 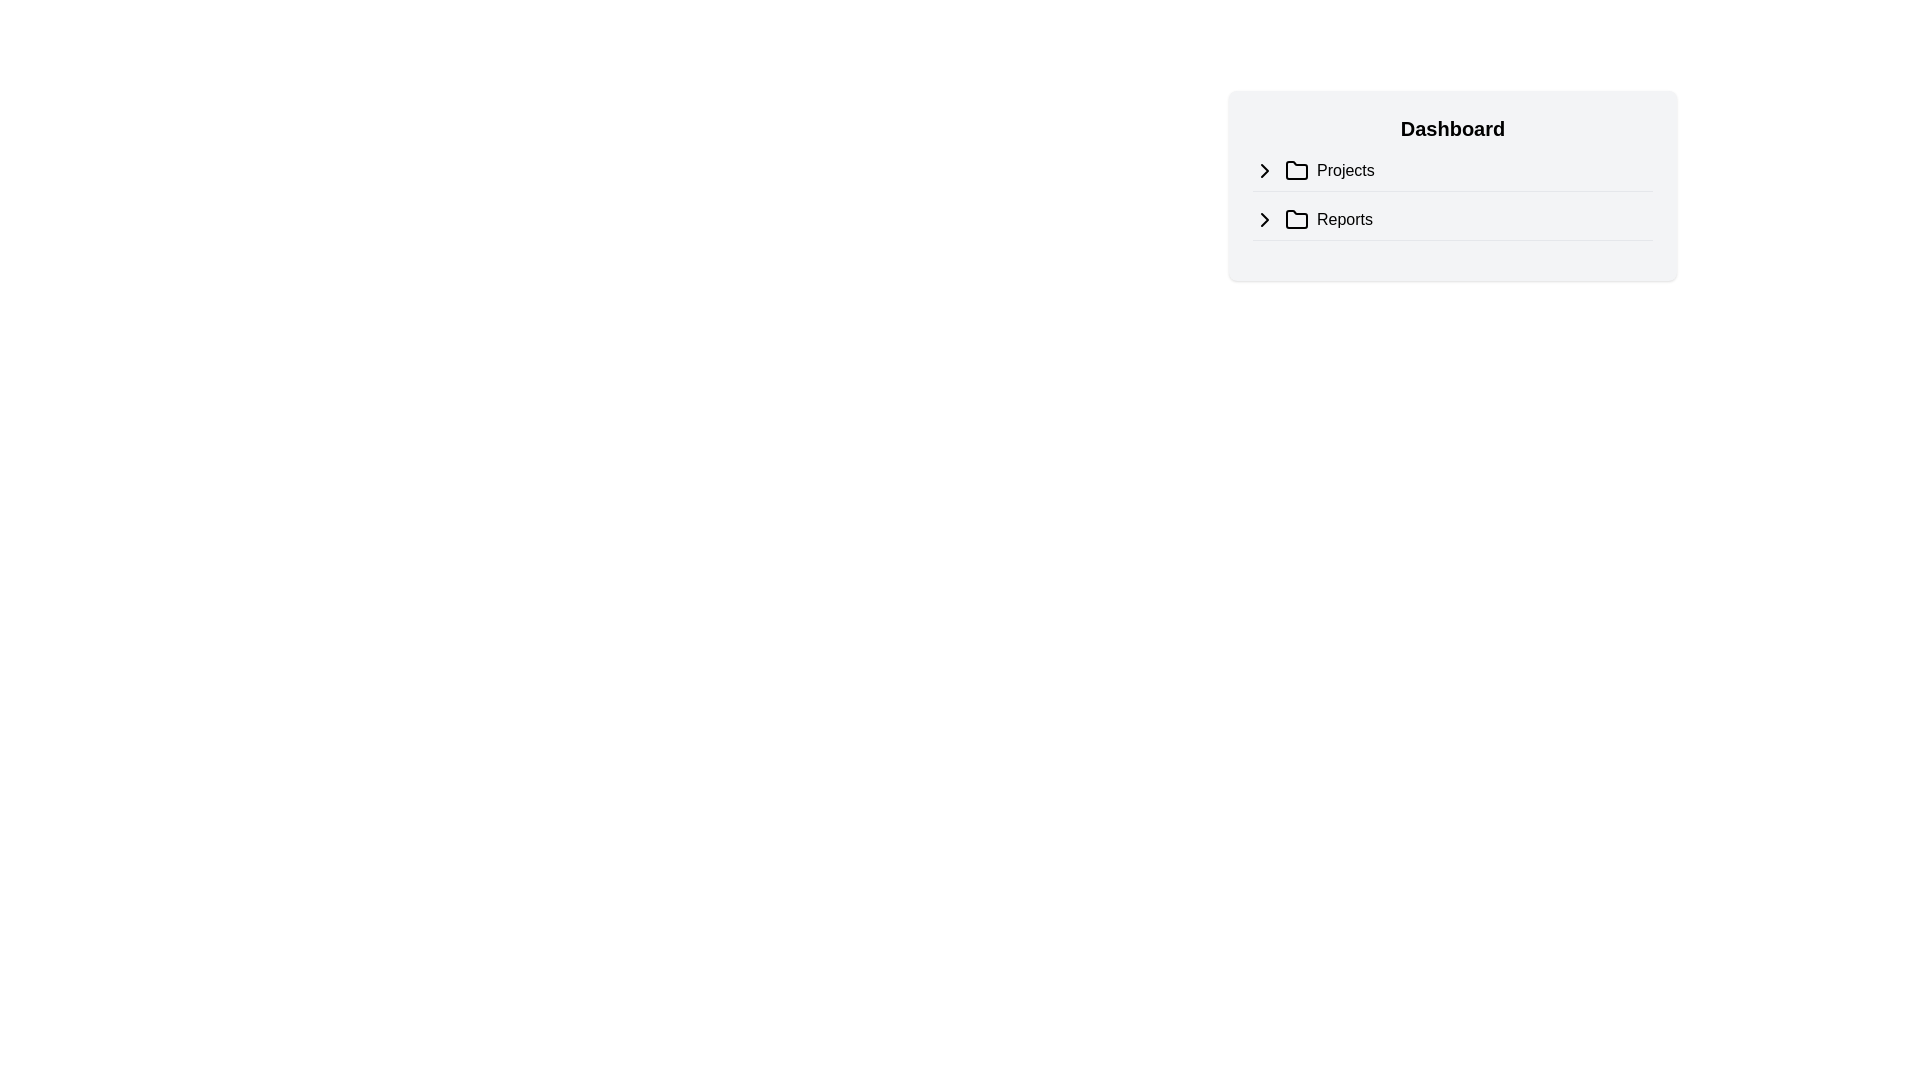 What do you see at coordinates (1264, 219) in the screenshot?
I see `the Chevron icon located to the left of the 'Reports' label` at bounding box center [1264, 219].